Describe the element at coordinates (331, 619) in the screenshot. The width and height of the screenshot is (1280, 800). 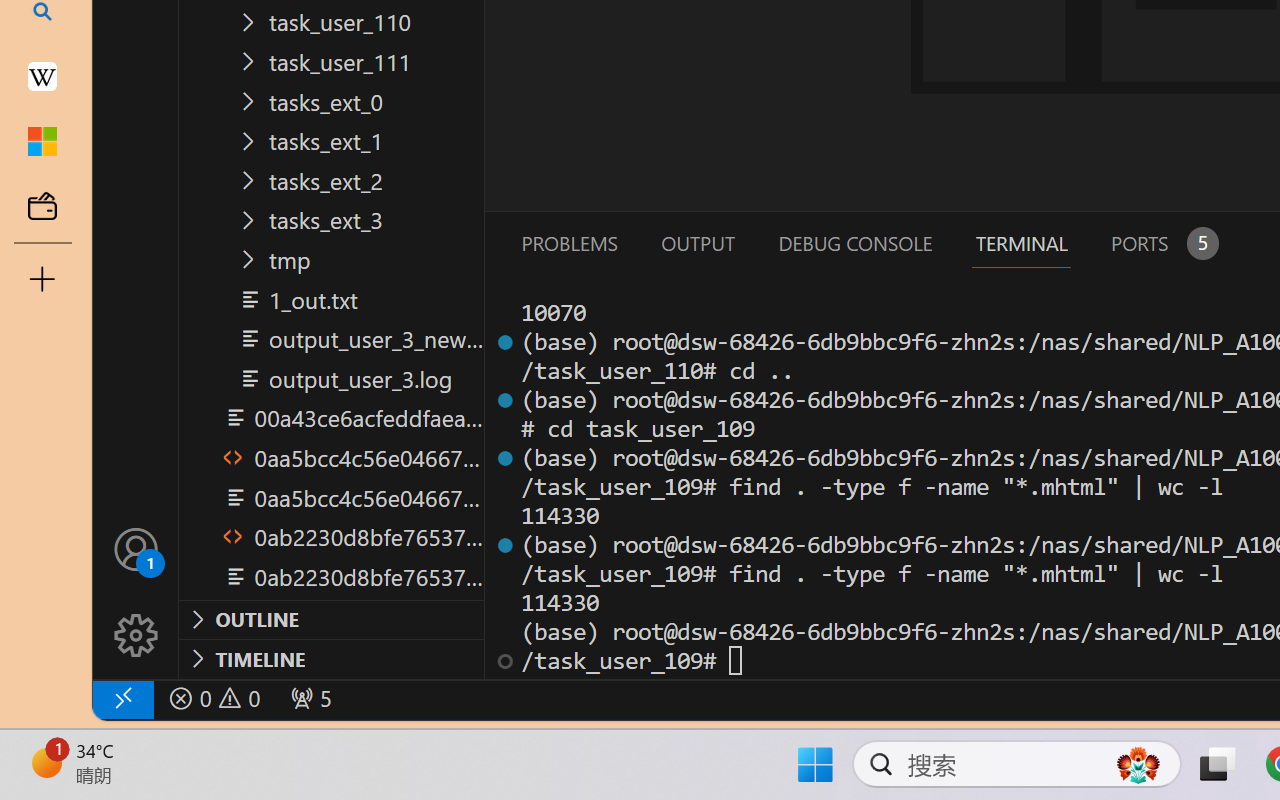
I see `'Outline Section'` at that location.